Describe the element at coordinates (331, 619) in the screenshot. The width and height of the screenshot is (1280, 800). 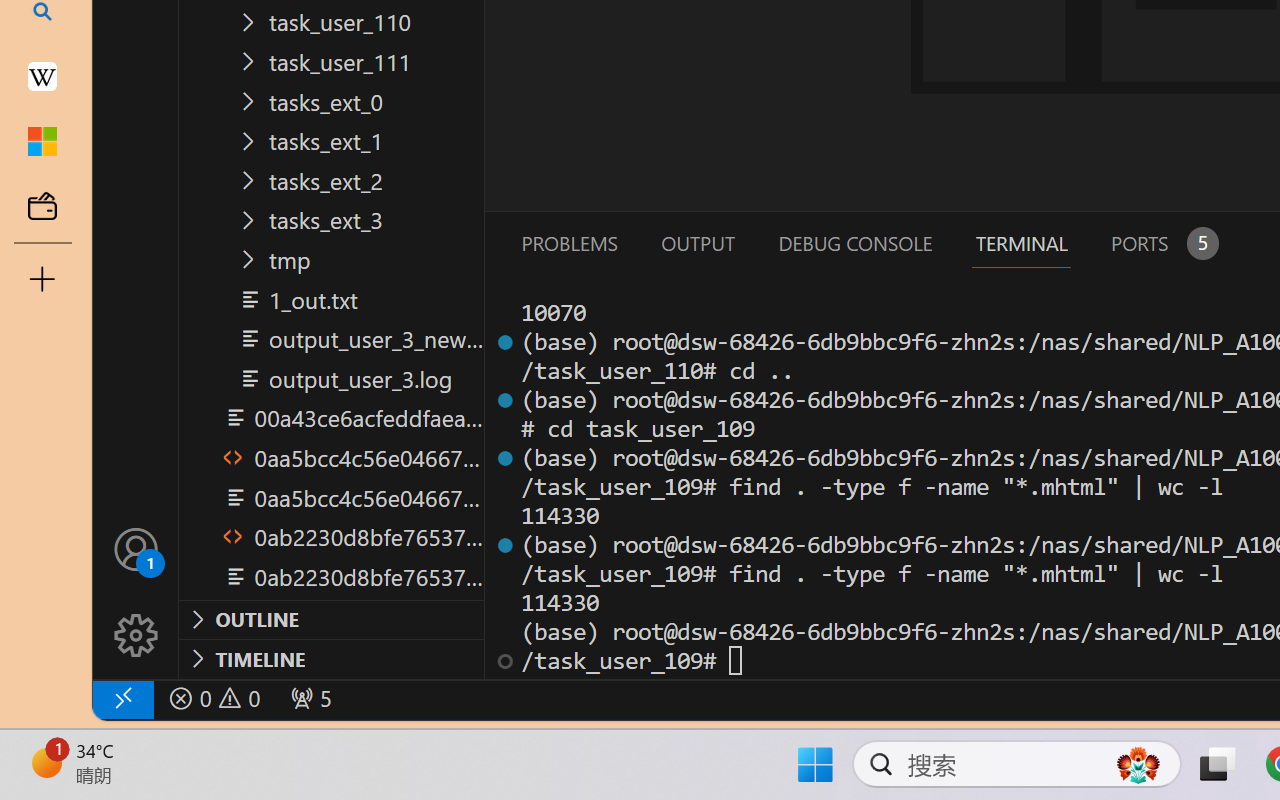
I see `'Outline Section'` at that location.